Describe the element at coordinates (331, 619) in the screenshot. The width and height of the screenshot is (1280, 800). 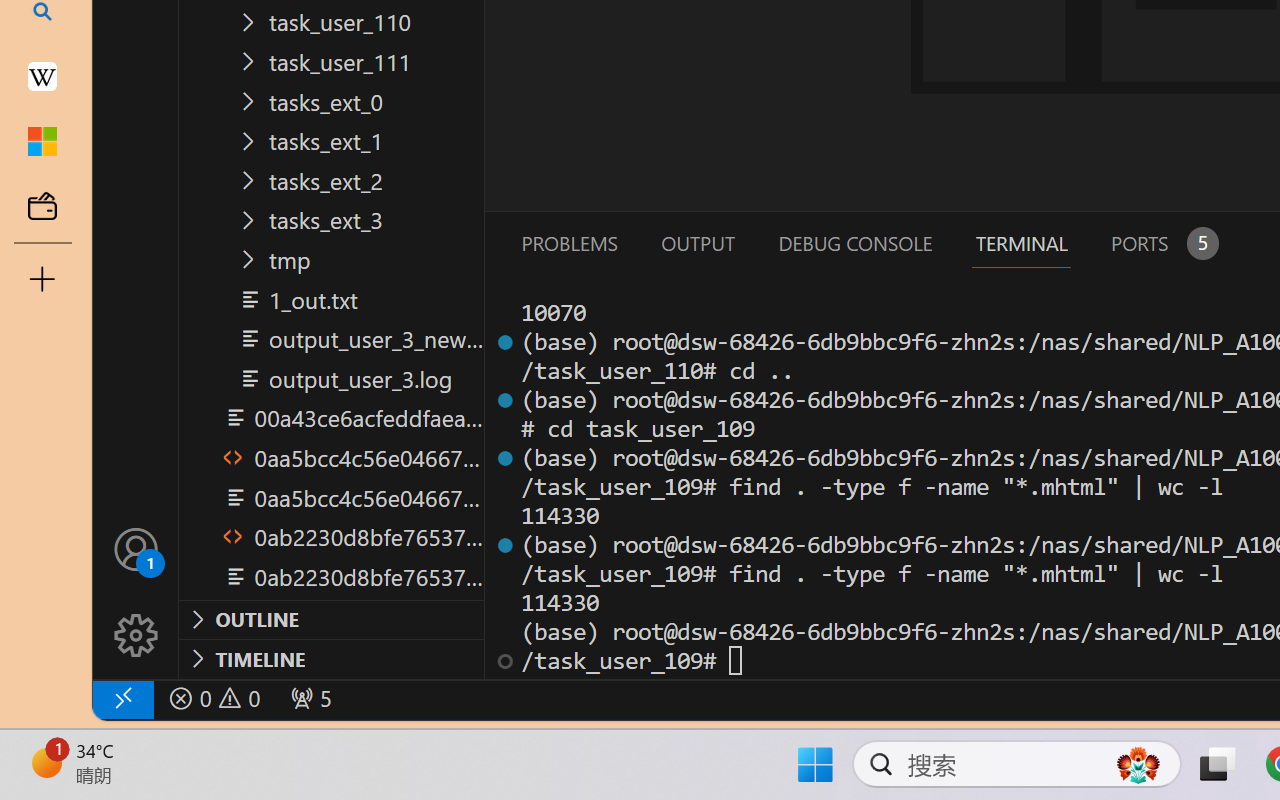
I see `'Outline Section'` at that location.